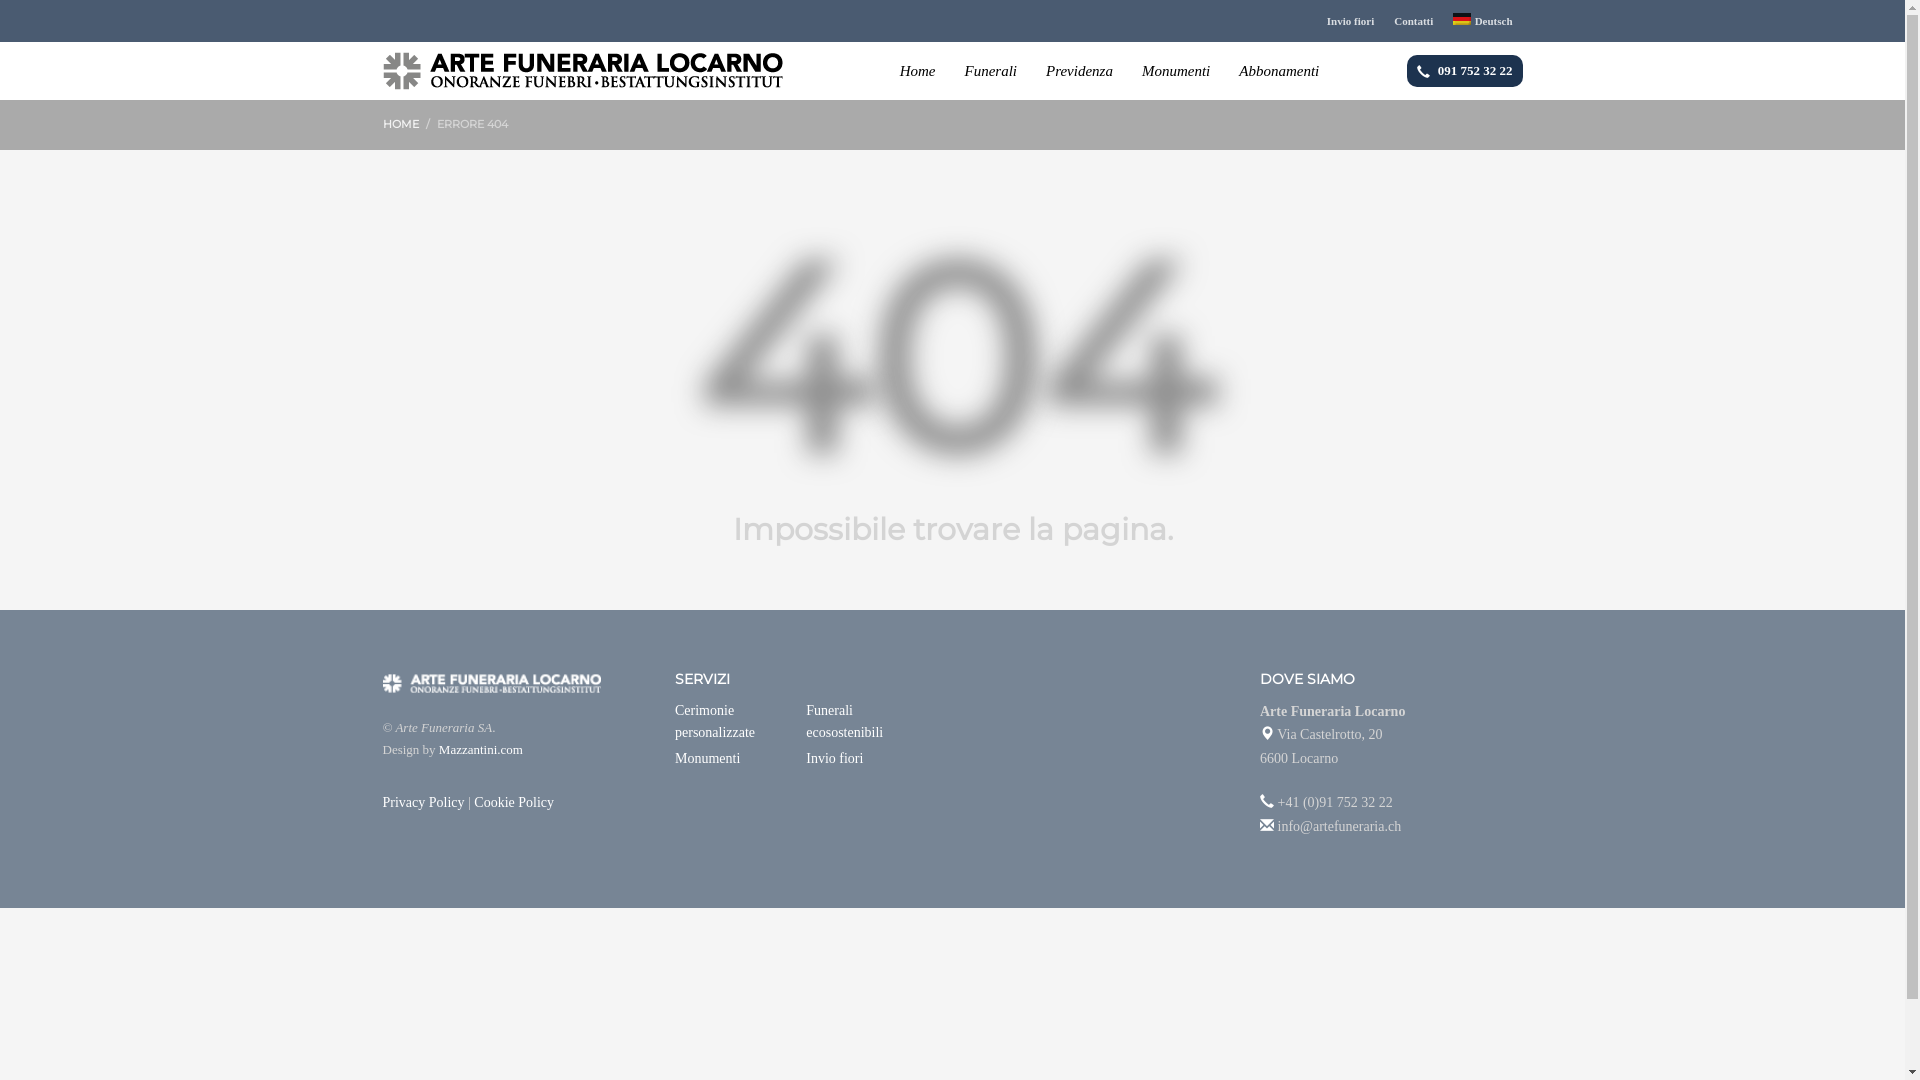  What do you see at coordinates (806, 722) in the screenshot?
I see `'Funerali ecosostenibili'` at bounding box center [806, 722].